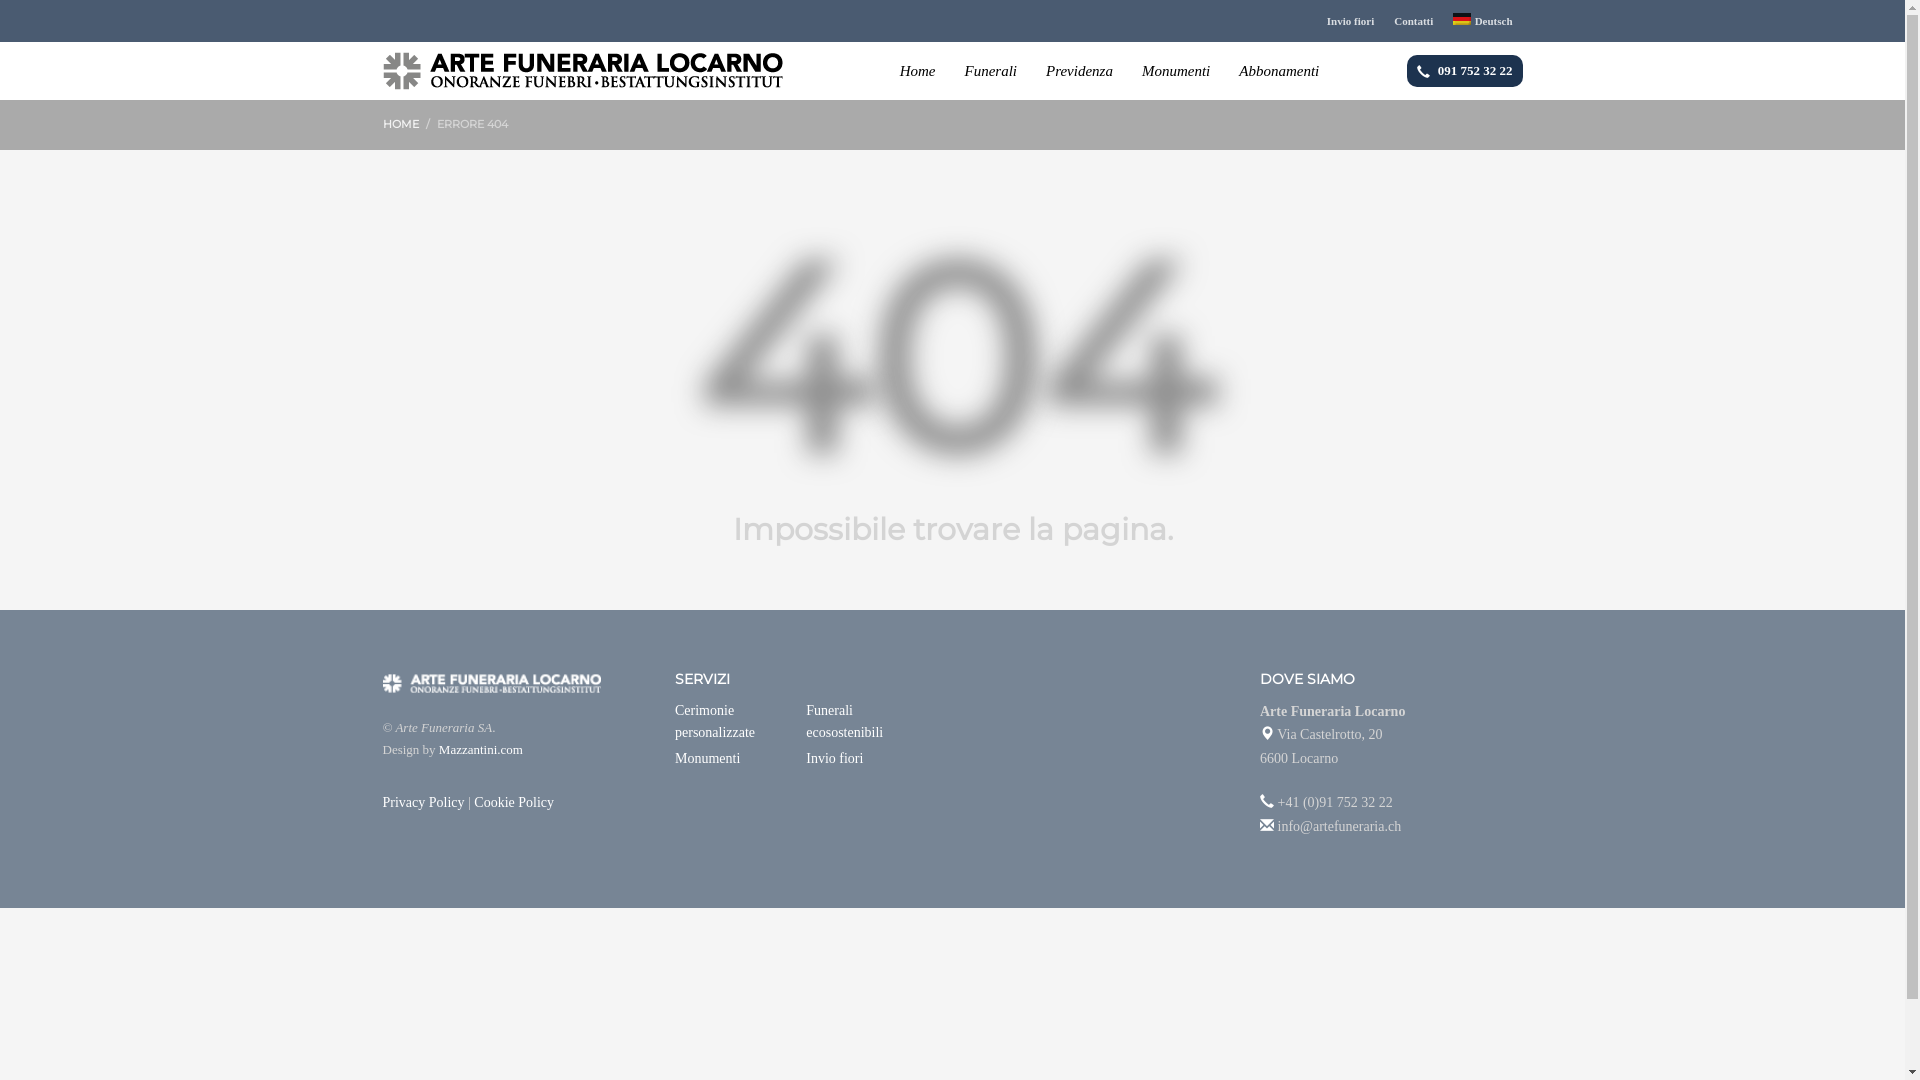  What do you see at coordinates (806, 722) in the screenshot?
I see `'Funerali ecosostenibili'` at bounding box center [806, 722].